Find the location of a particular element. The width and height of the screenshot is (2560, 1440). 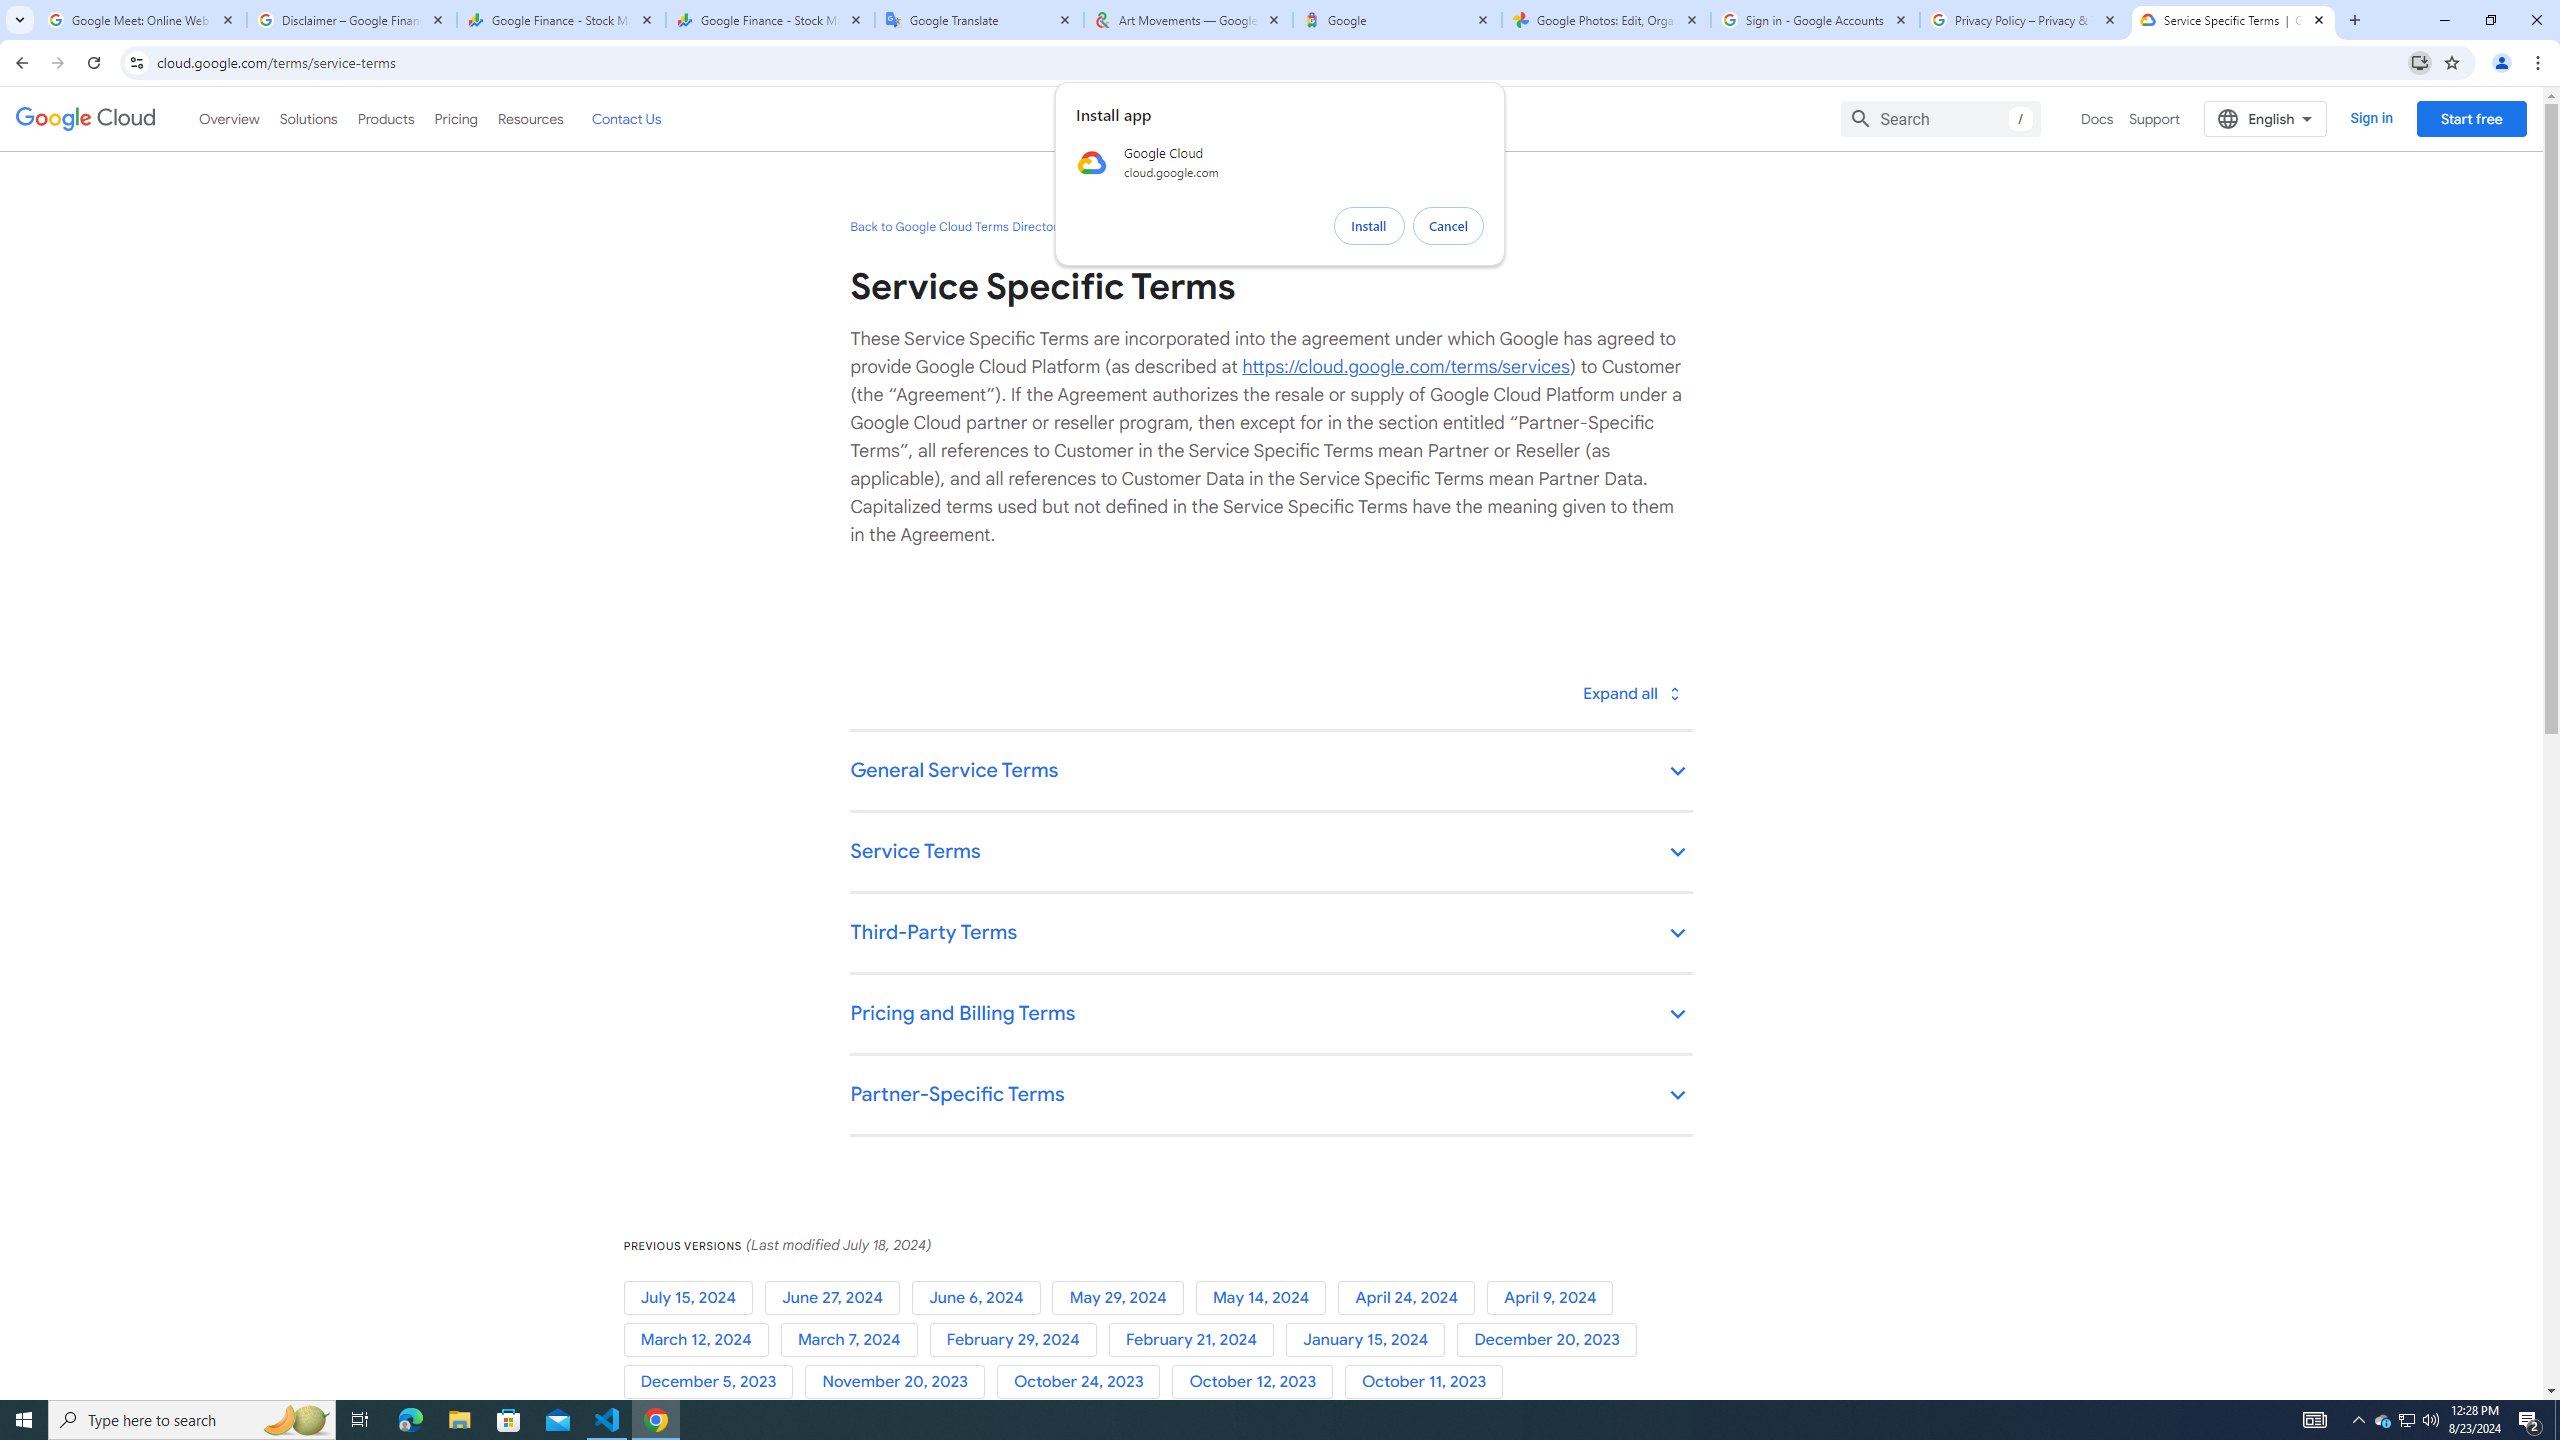

'January 15, 2024' is located at coordinates (1371, 1338).